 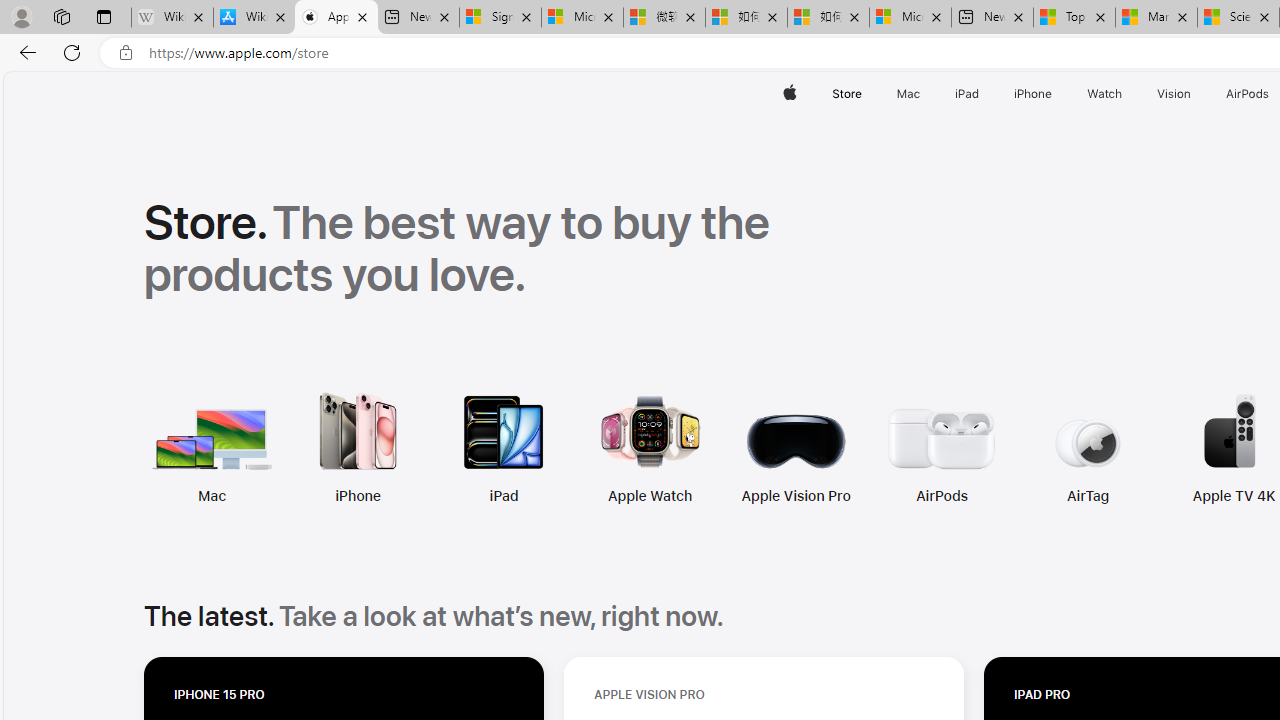 I want to click on 'Microsoft account | Account Checkup', so click(x=909, y=17).